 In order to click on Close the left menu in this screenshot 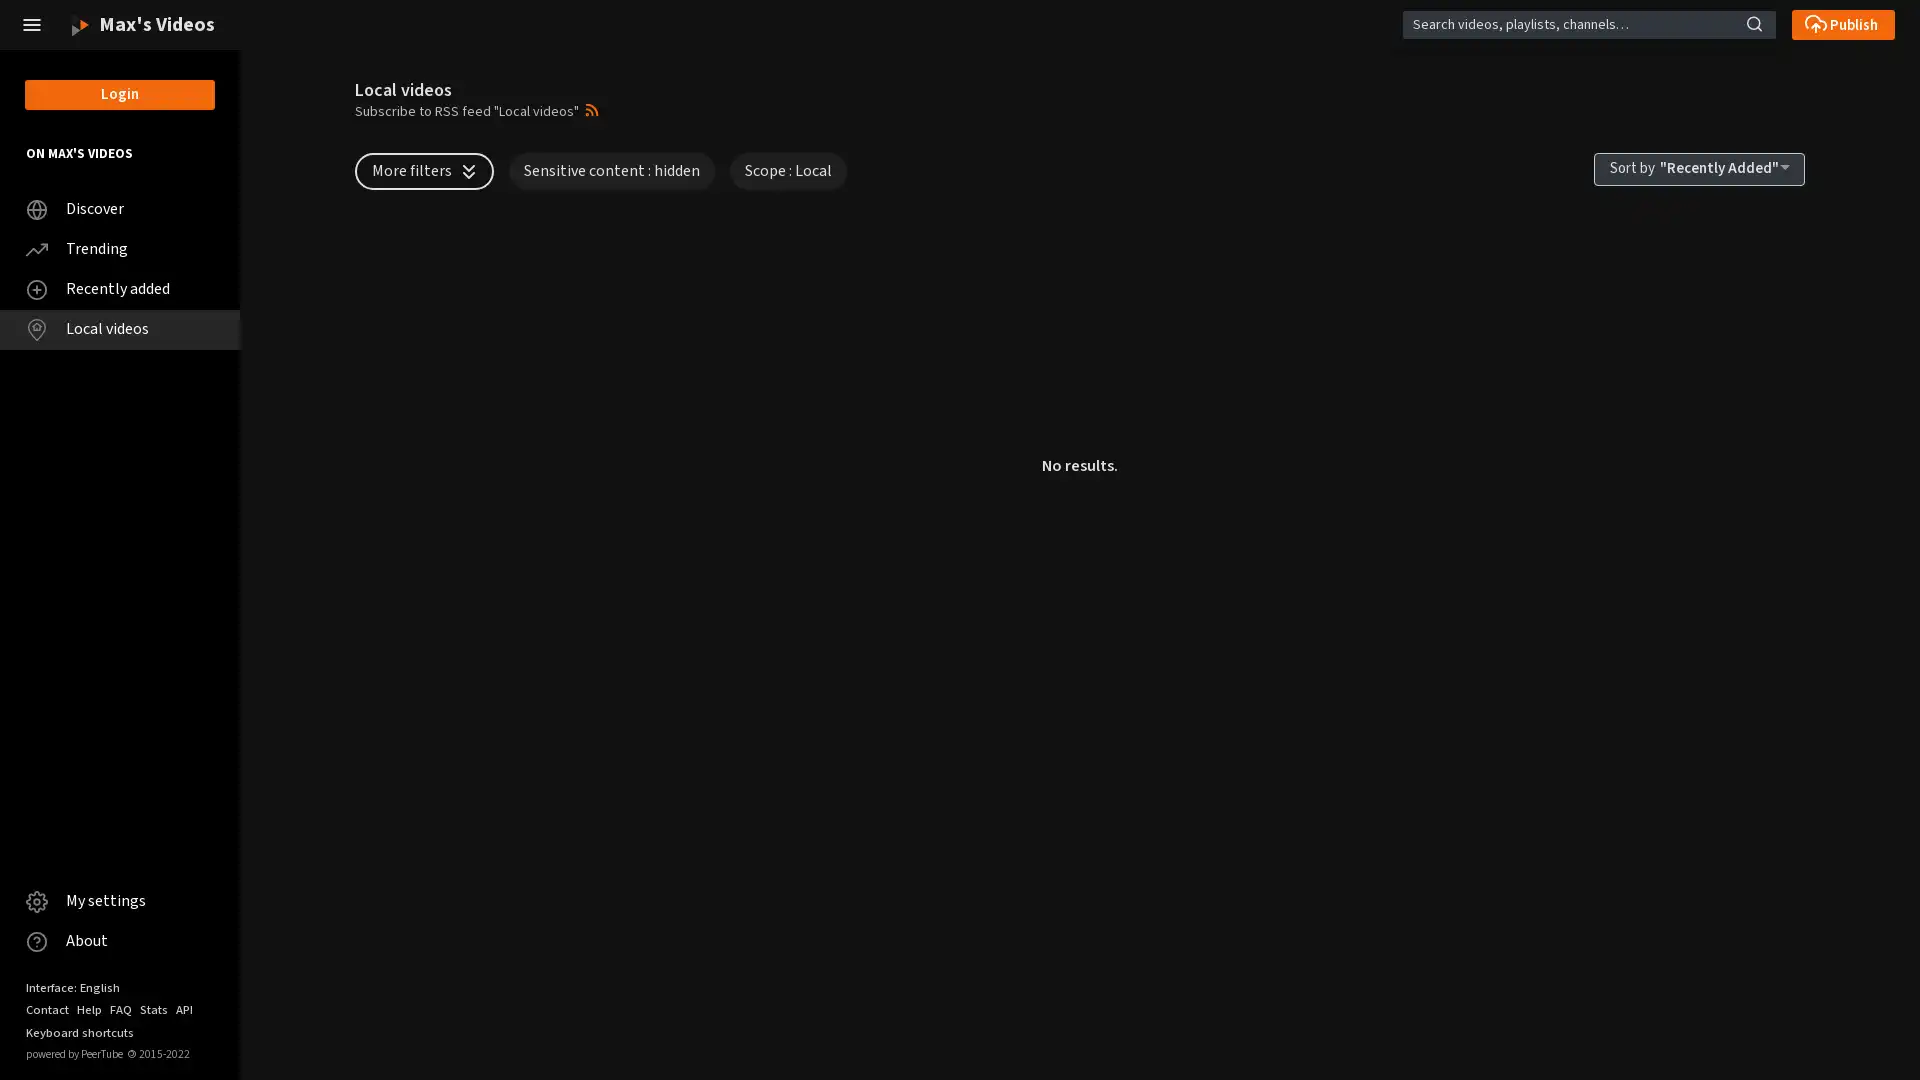, I will do `click(32, 24)`.